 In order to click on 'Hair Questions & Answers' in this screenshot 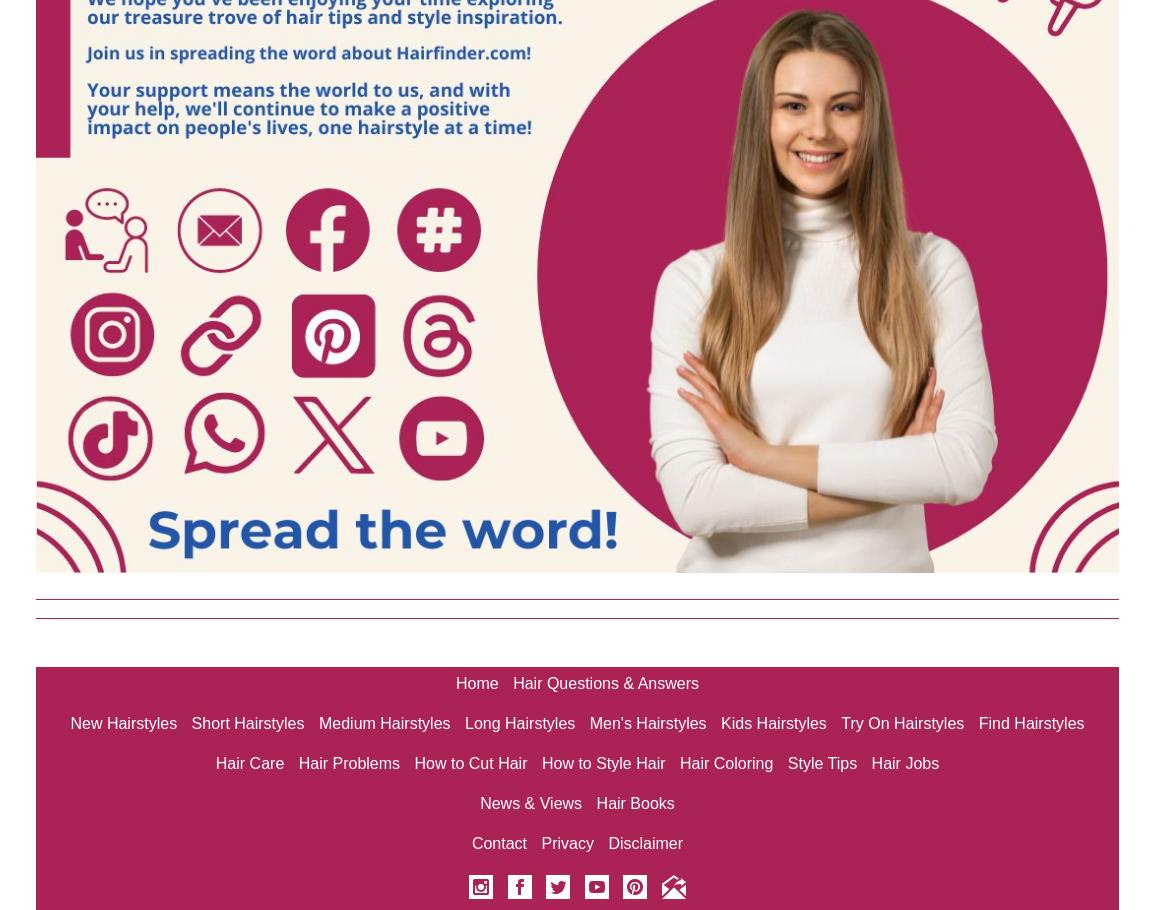, I will do `click(606, 682)`.